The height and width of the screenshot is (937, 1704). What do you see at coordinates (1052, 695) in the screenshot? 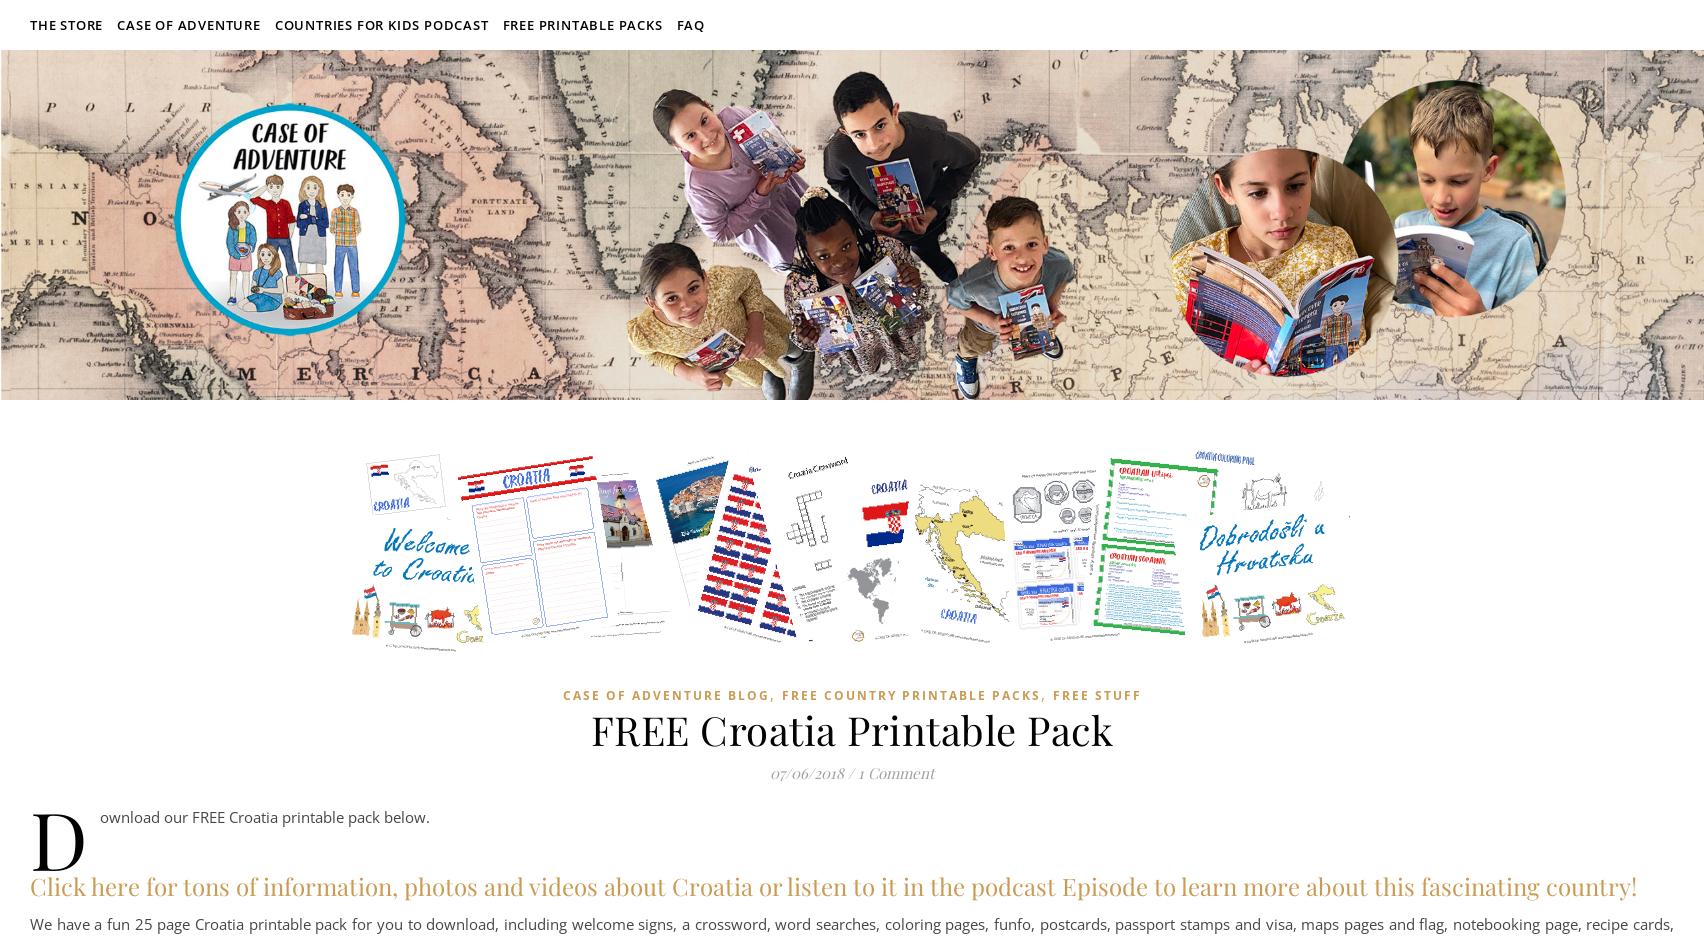
I see `'Free Stuff'` at bounding box center [1052, 695].